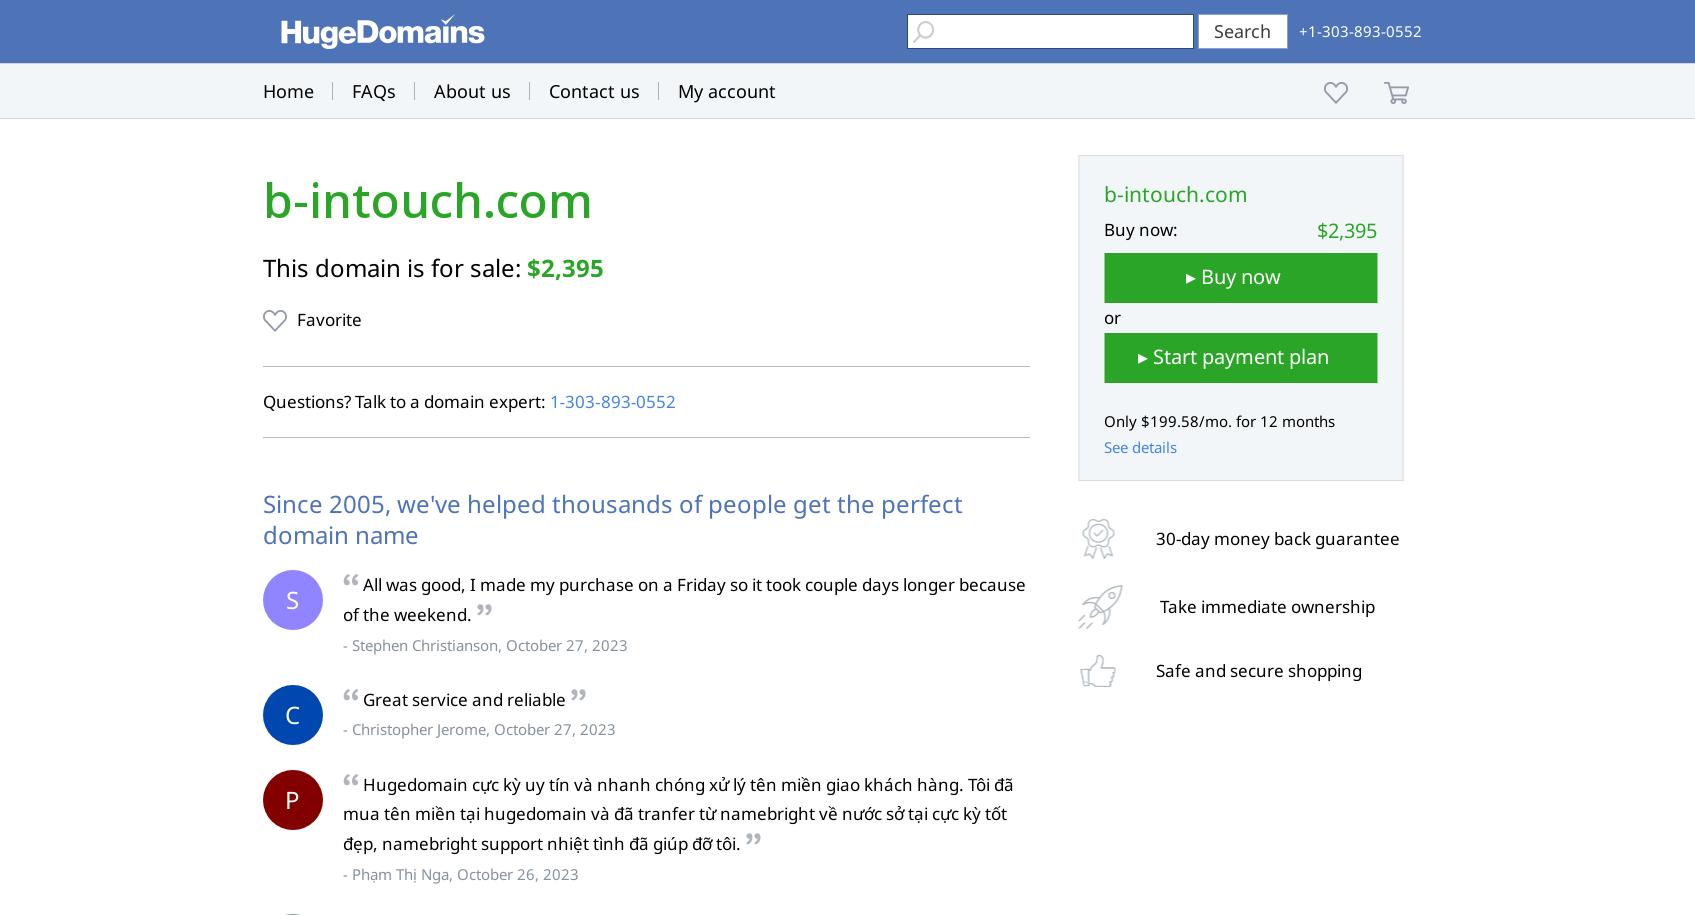 This screenshot has width=1695, height=915. What do you see at coordinates (327, 319) in the screenshot?
I see `'Favorite'` at bounding box center [327, 319].